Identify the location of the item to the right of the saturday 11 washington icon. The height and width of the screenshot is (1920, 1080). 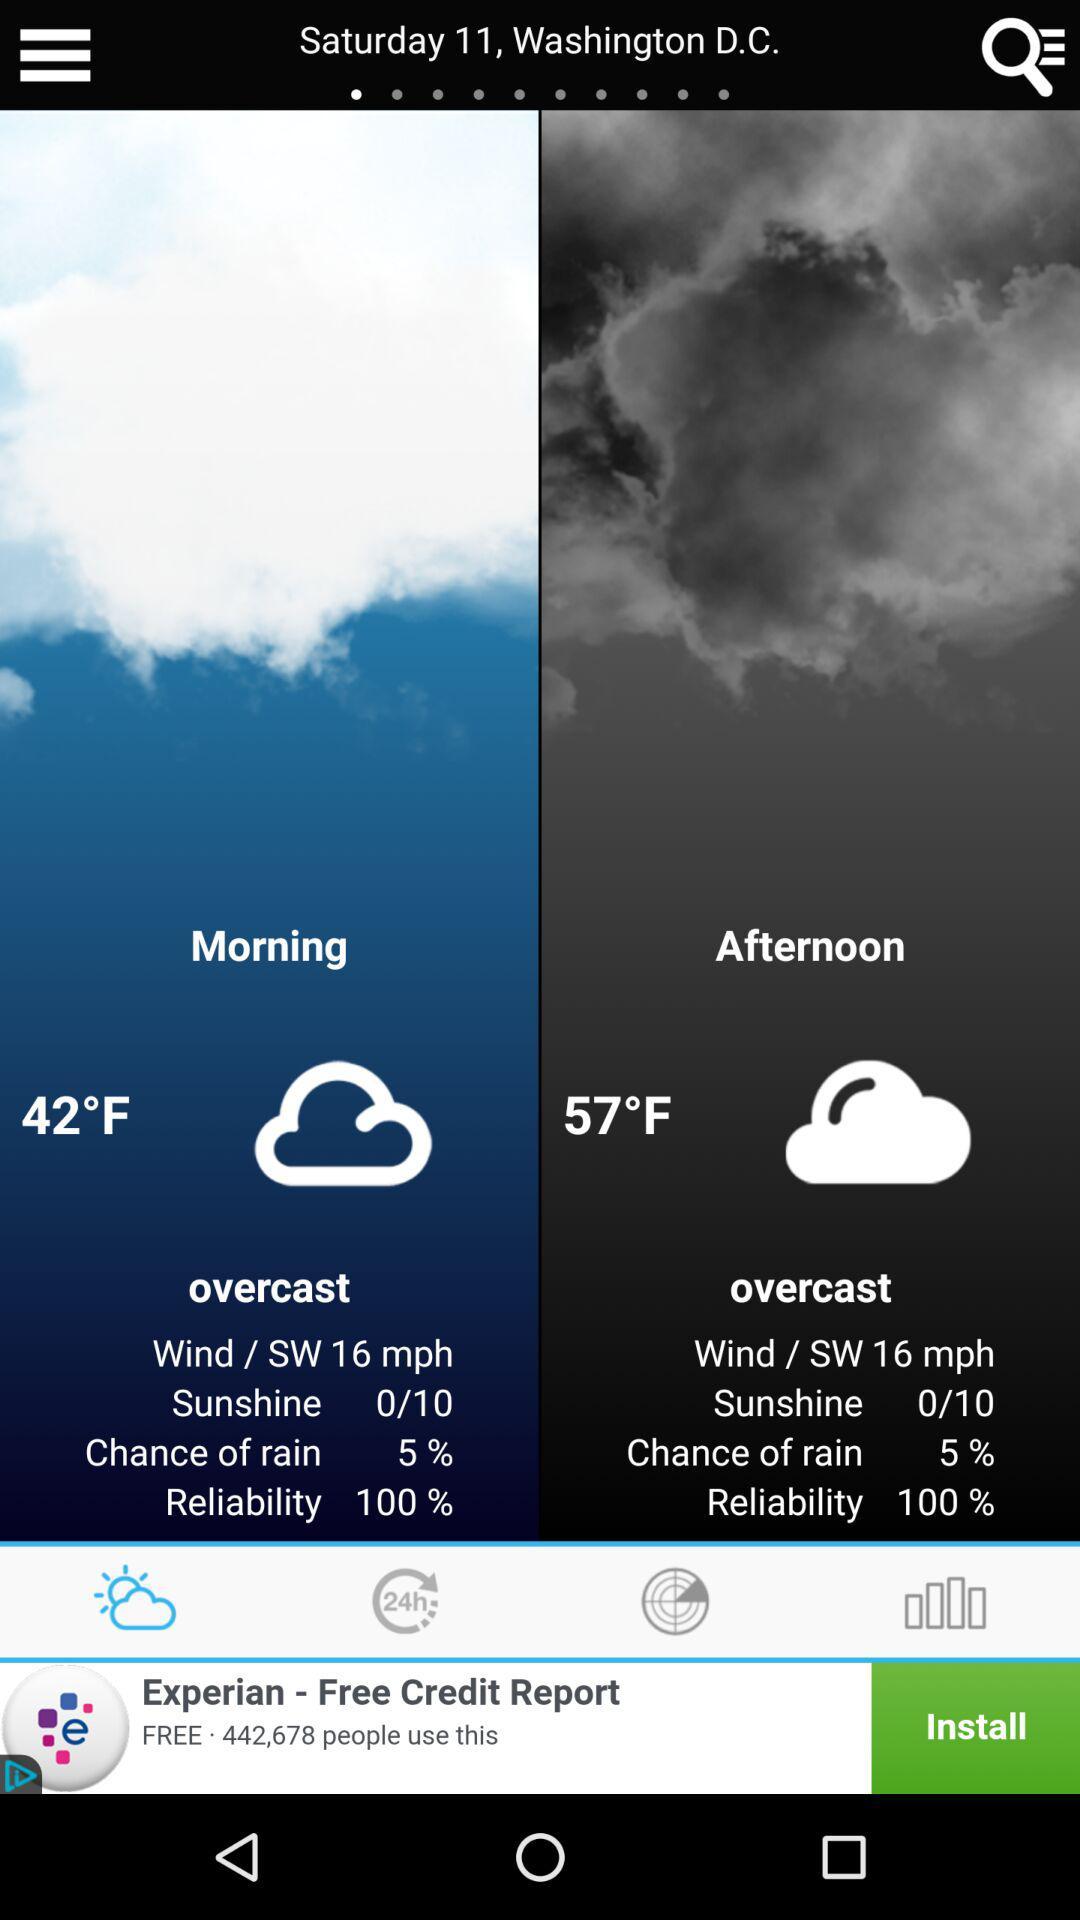
(1024, 55).